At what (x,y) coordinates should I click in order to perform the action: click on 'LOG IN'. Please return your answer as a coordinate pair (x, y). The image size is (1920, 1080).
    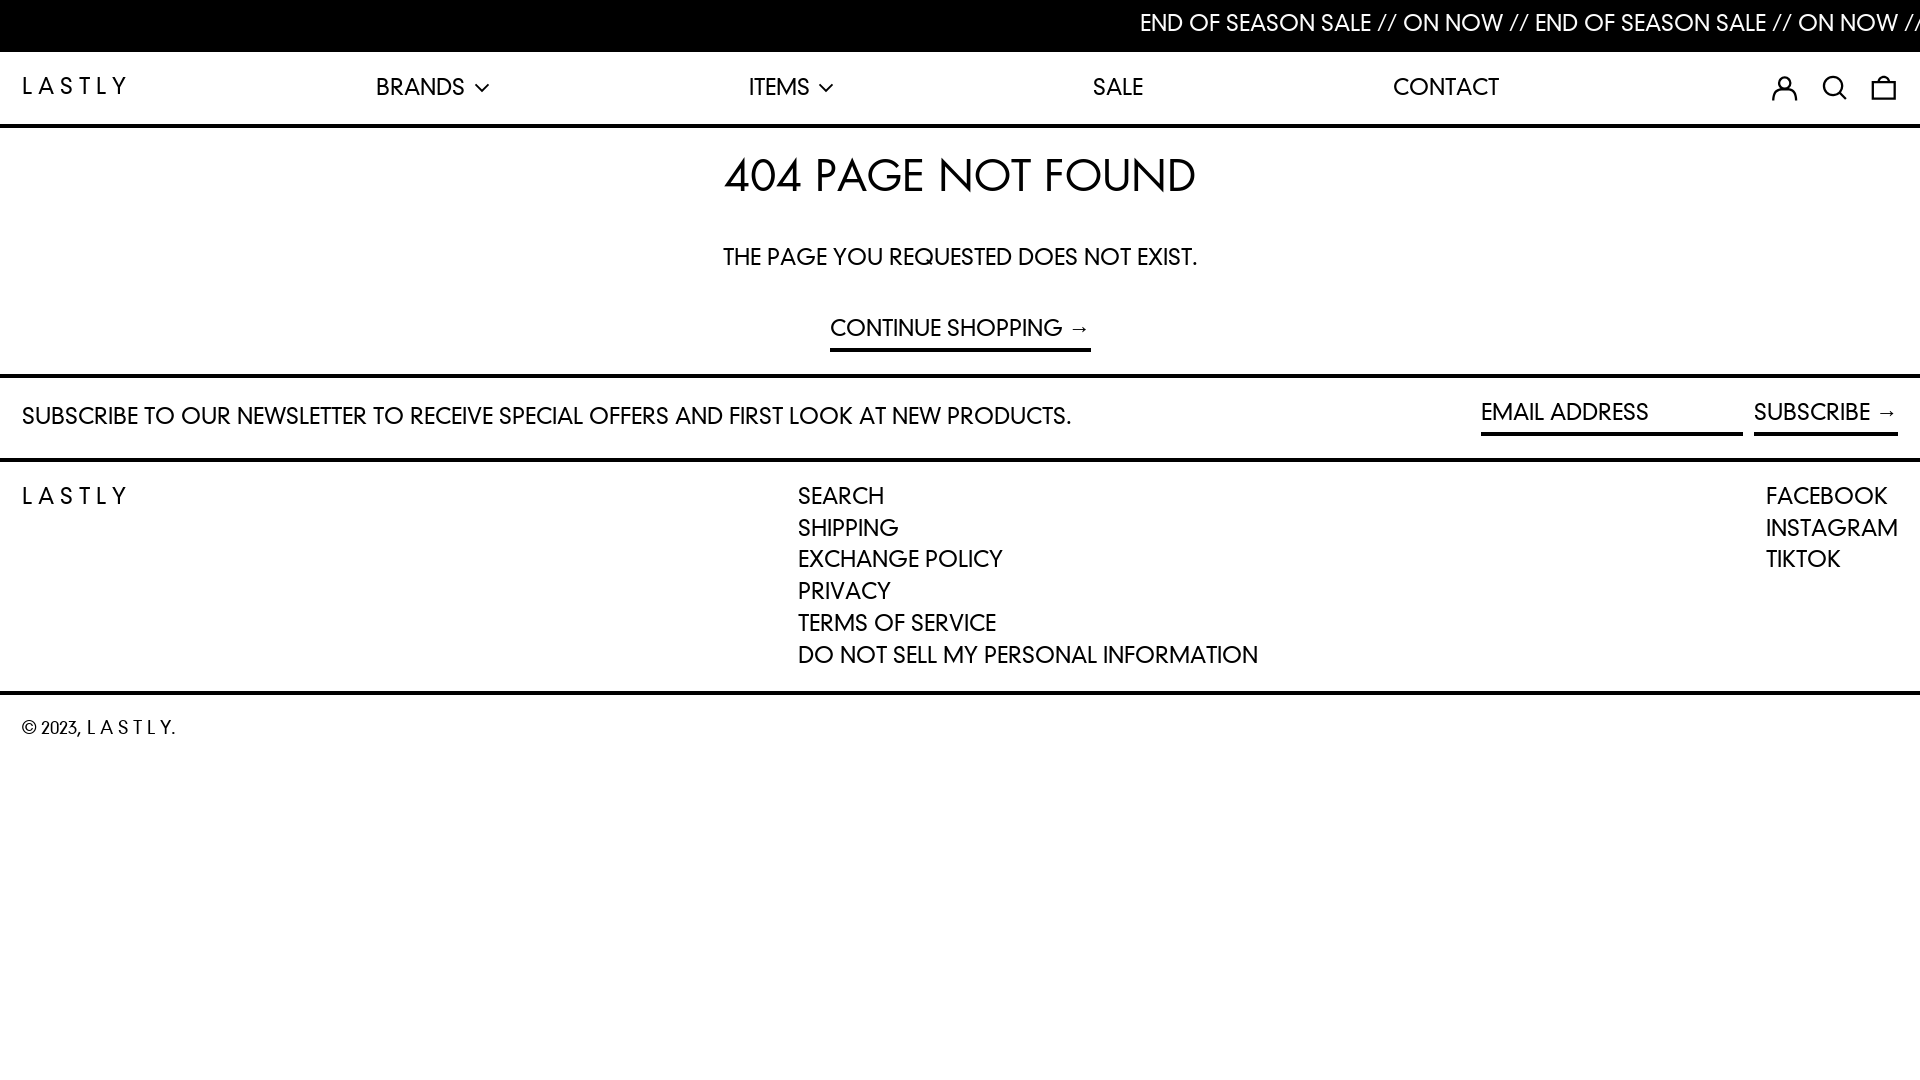
    Looking at the image, I should click on (1785, 87).